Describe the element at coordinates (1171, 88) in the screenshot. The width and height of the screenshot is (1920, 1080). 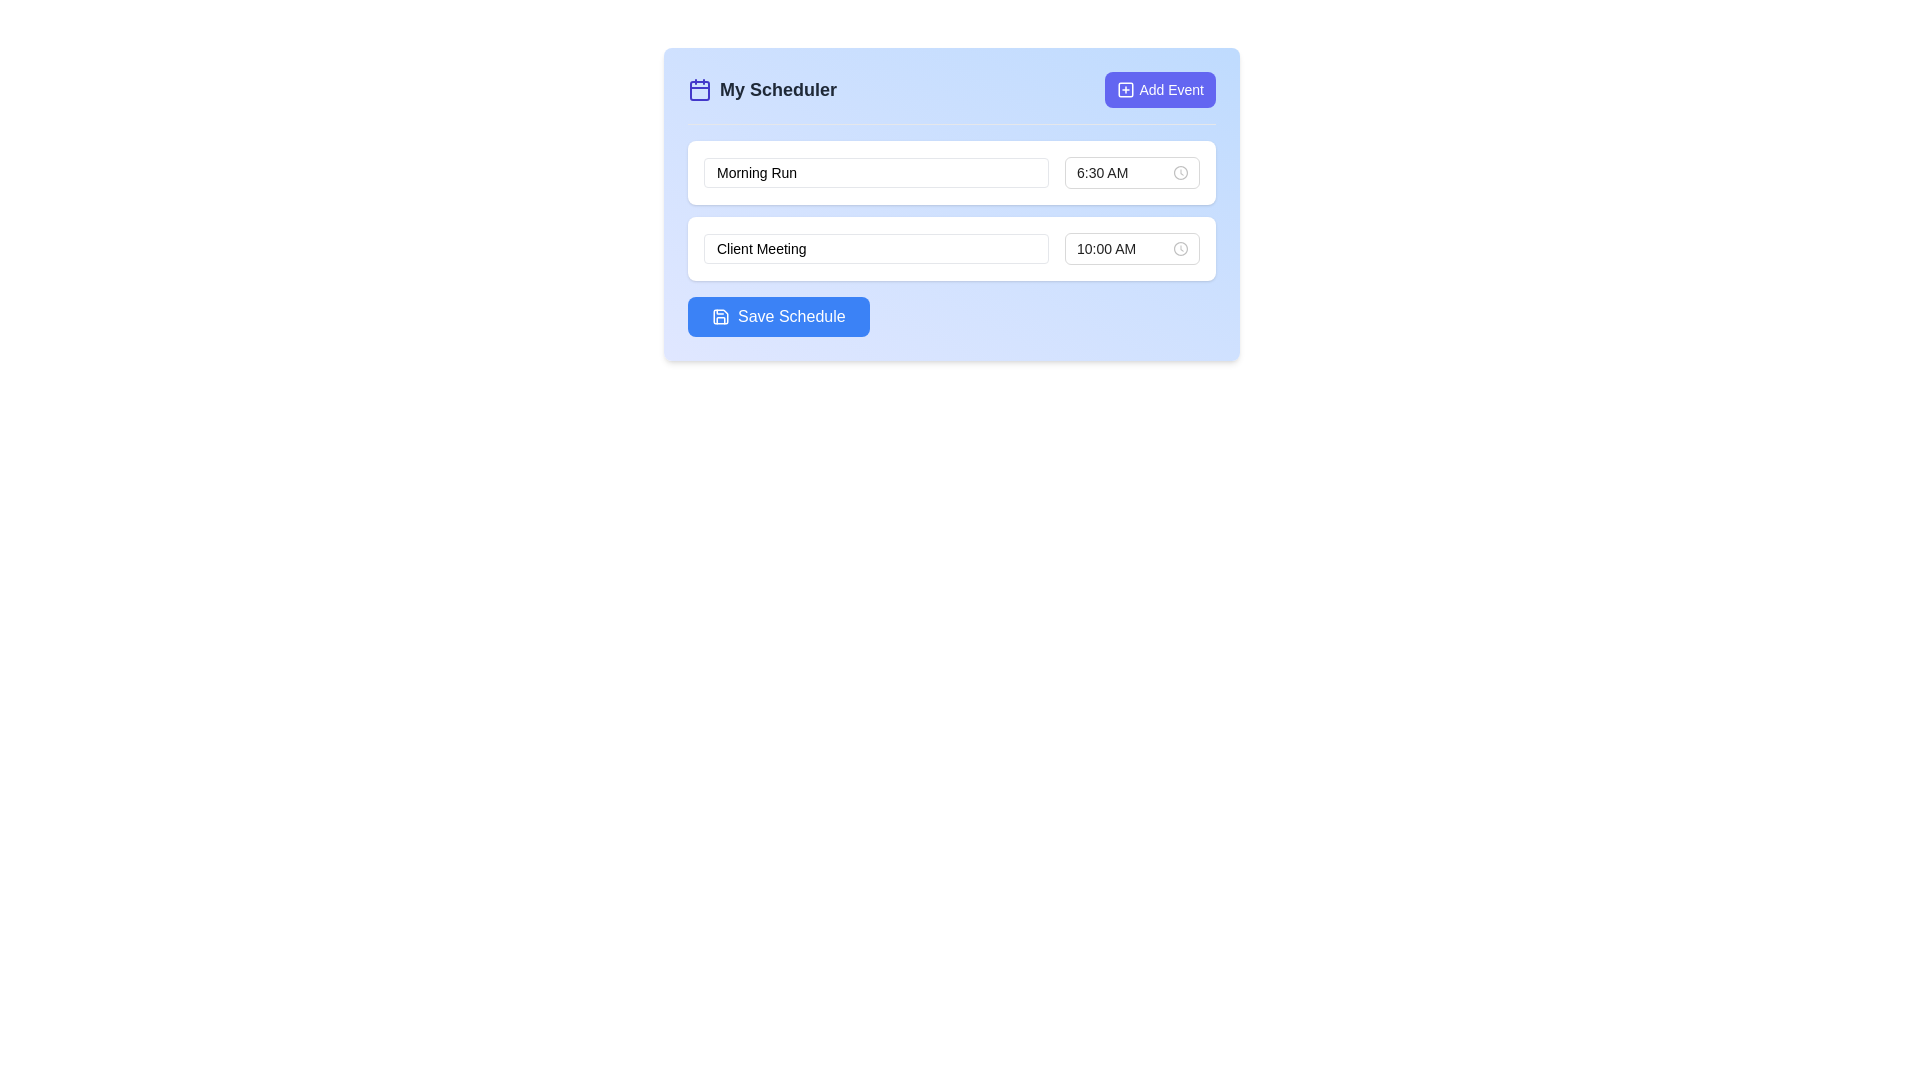
I see `the 'Add Event' button located at the top-right of the visible card interface, which displays the phrase 'Add Event' in white on a purple background` at that location.